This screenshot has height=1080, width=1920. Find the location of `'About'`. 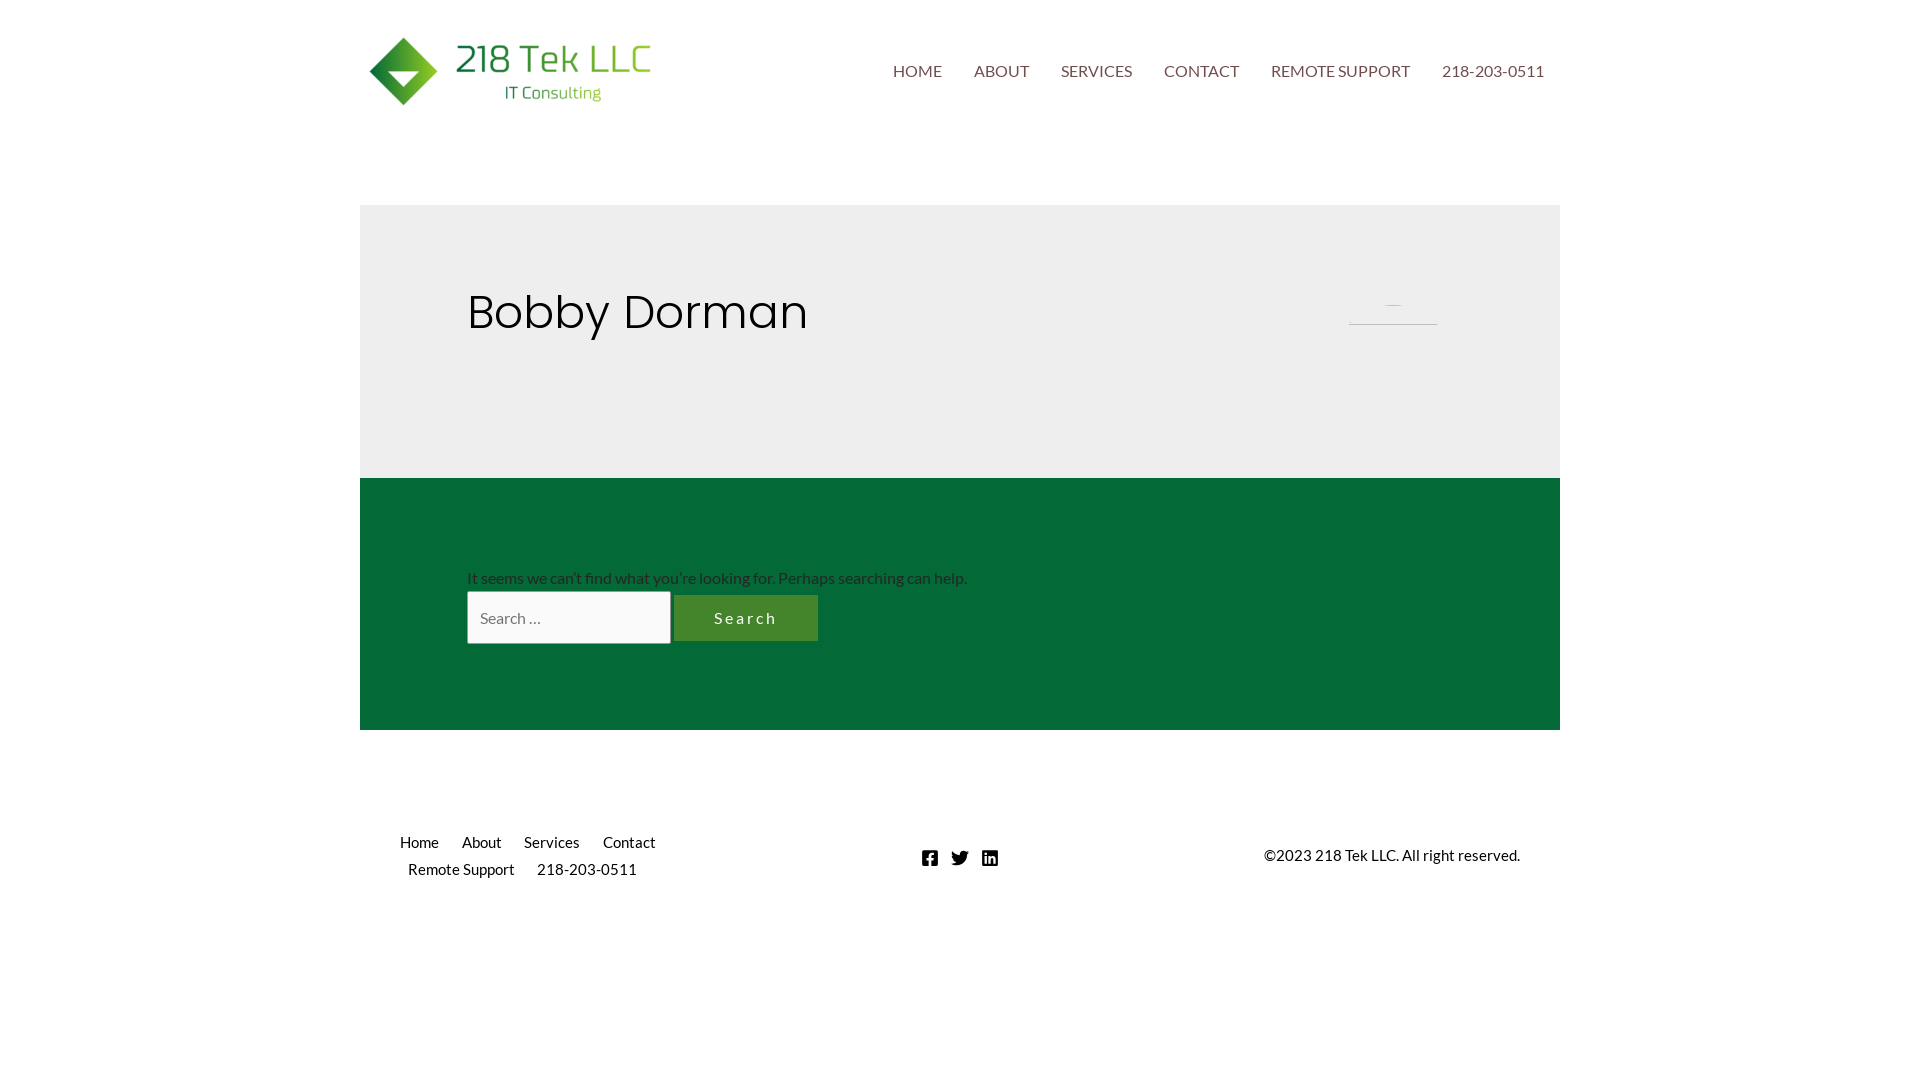

'About' is located at coordinates (453, 842).